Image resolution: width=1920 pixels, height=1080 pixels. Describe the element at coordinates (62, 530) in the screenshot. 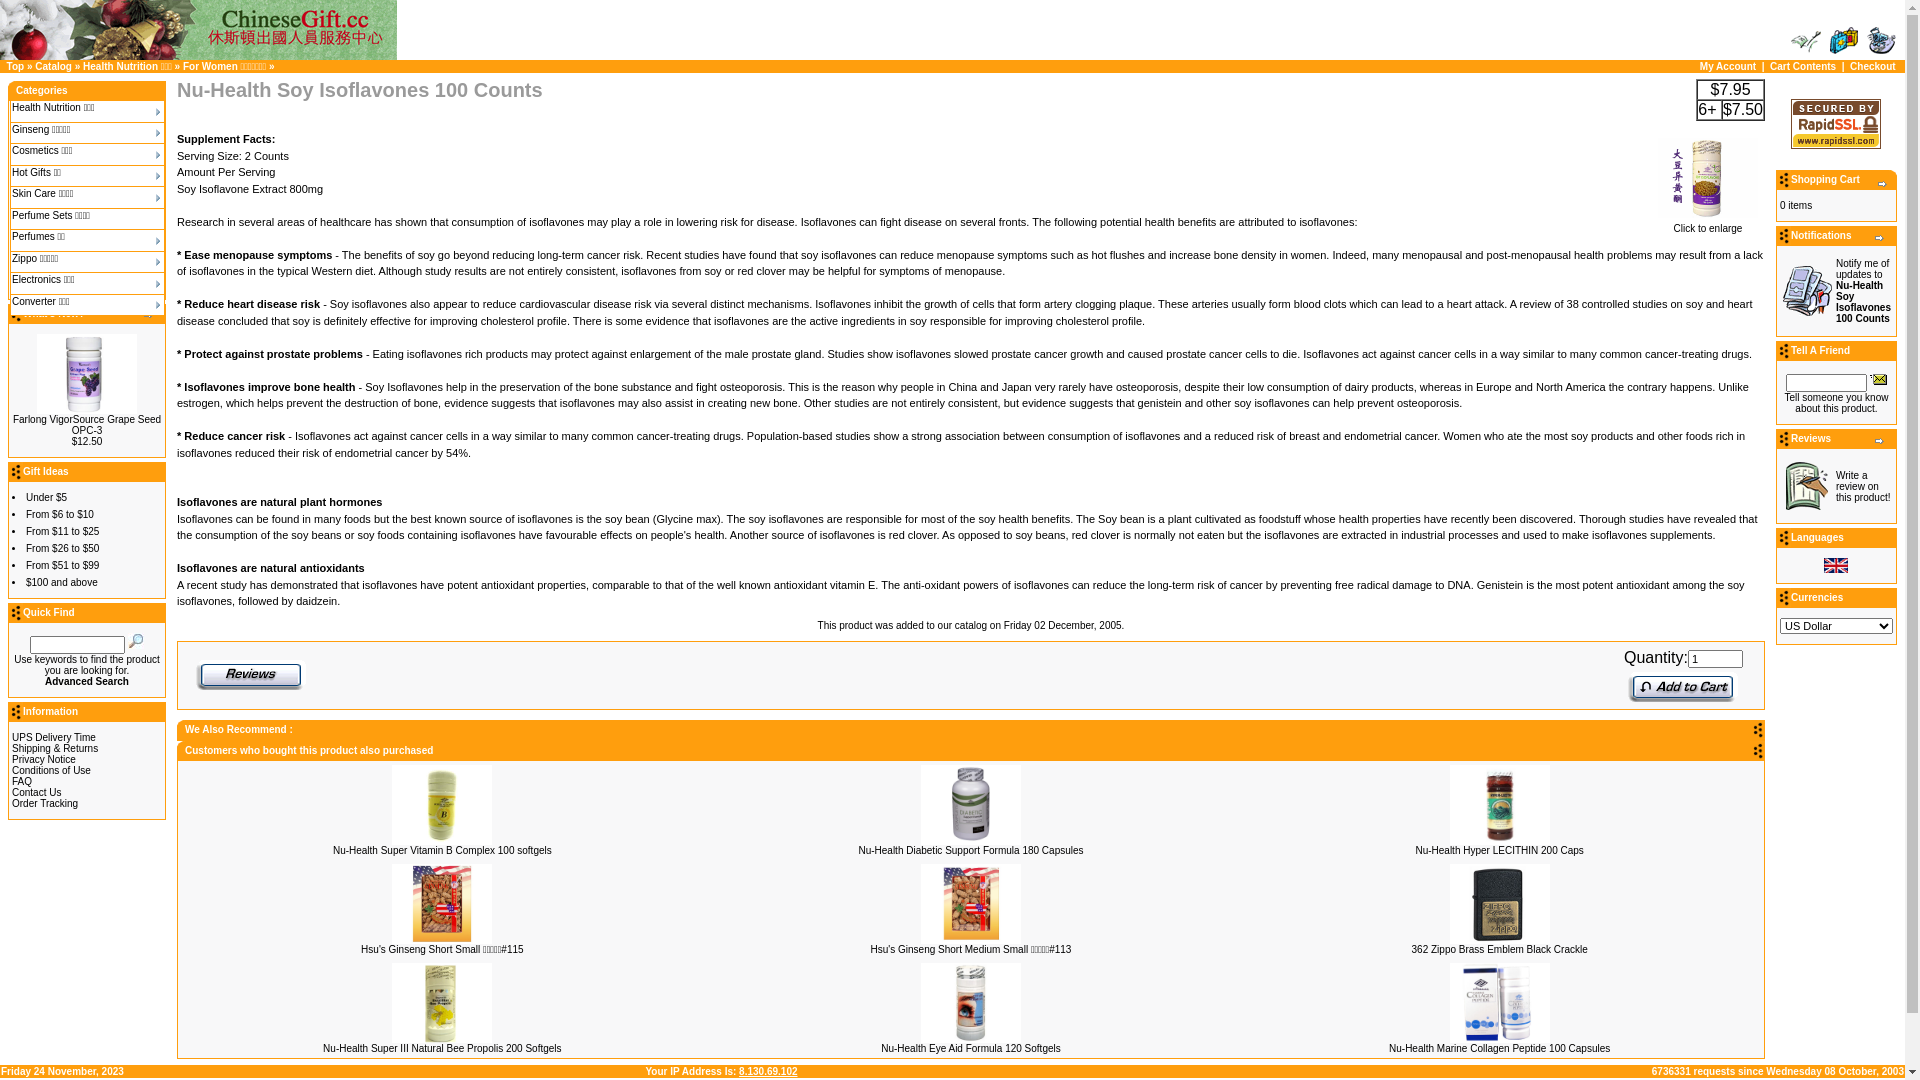

I see `'From $11 to $25'` at that location.